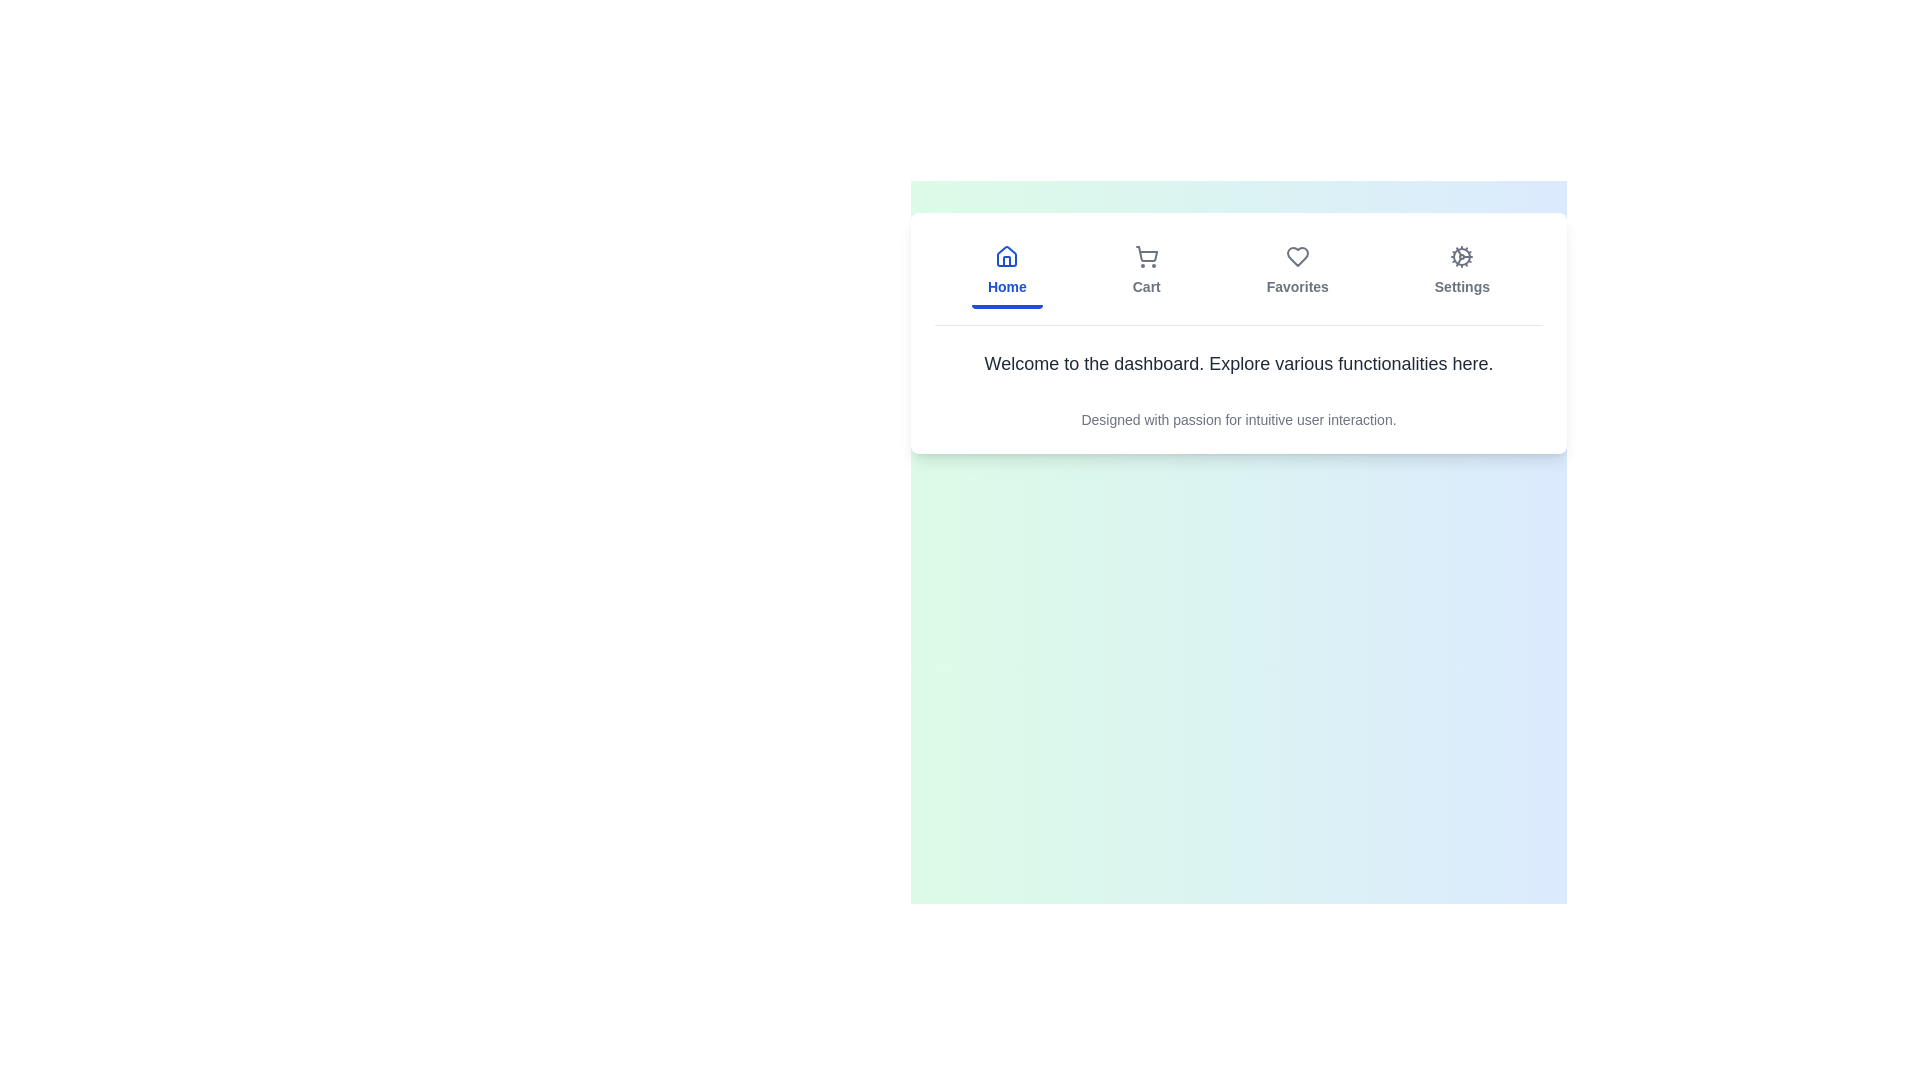  I want to click on the navigation button for 'Home' located at the top of the UI, positioned to the left of 'Cart', 'Favorites', and 'Settings', so click(1007, 273).